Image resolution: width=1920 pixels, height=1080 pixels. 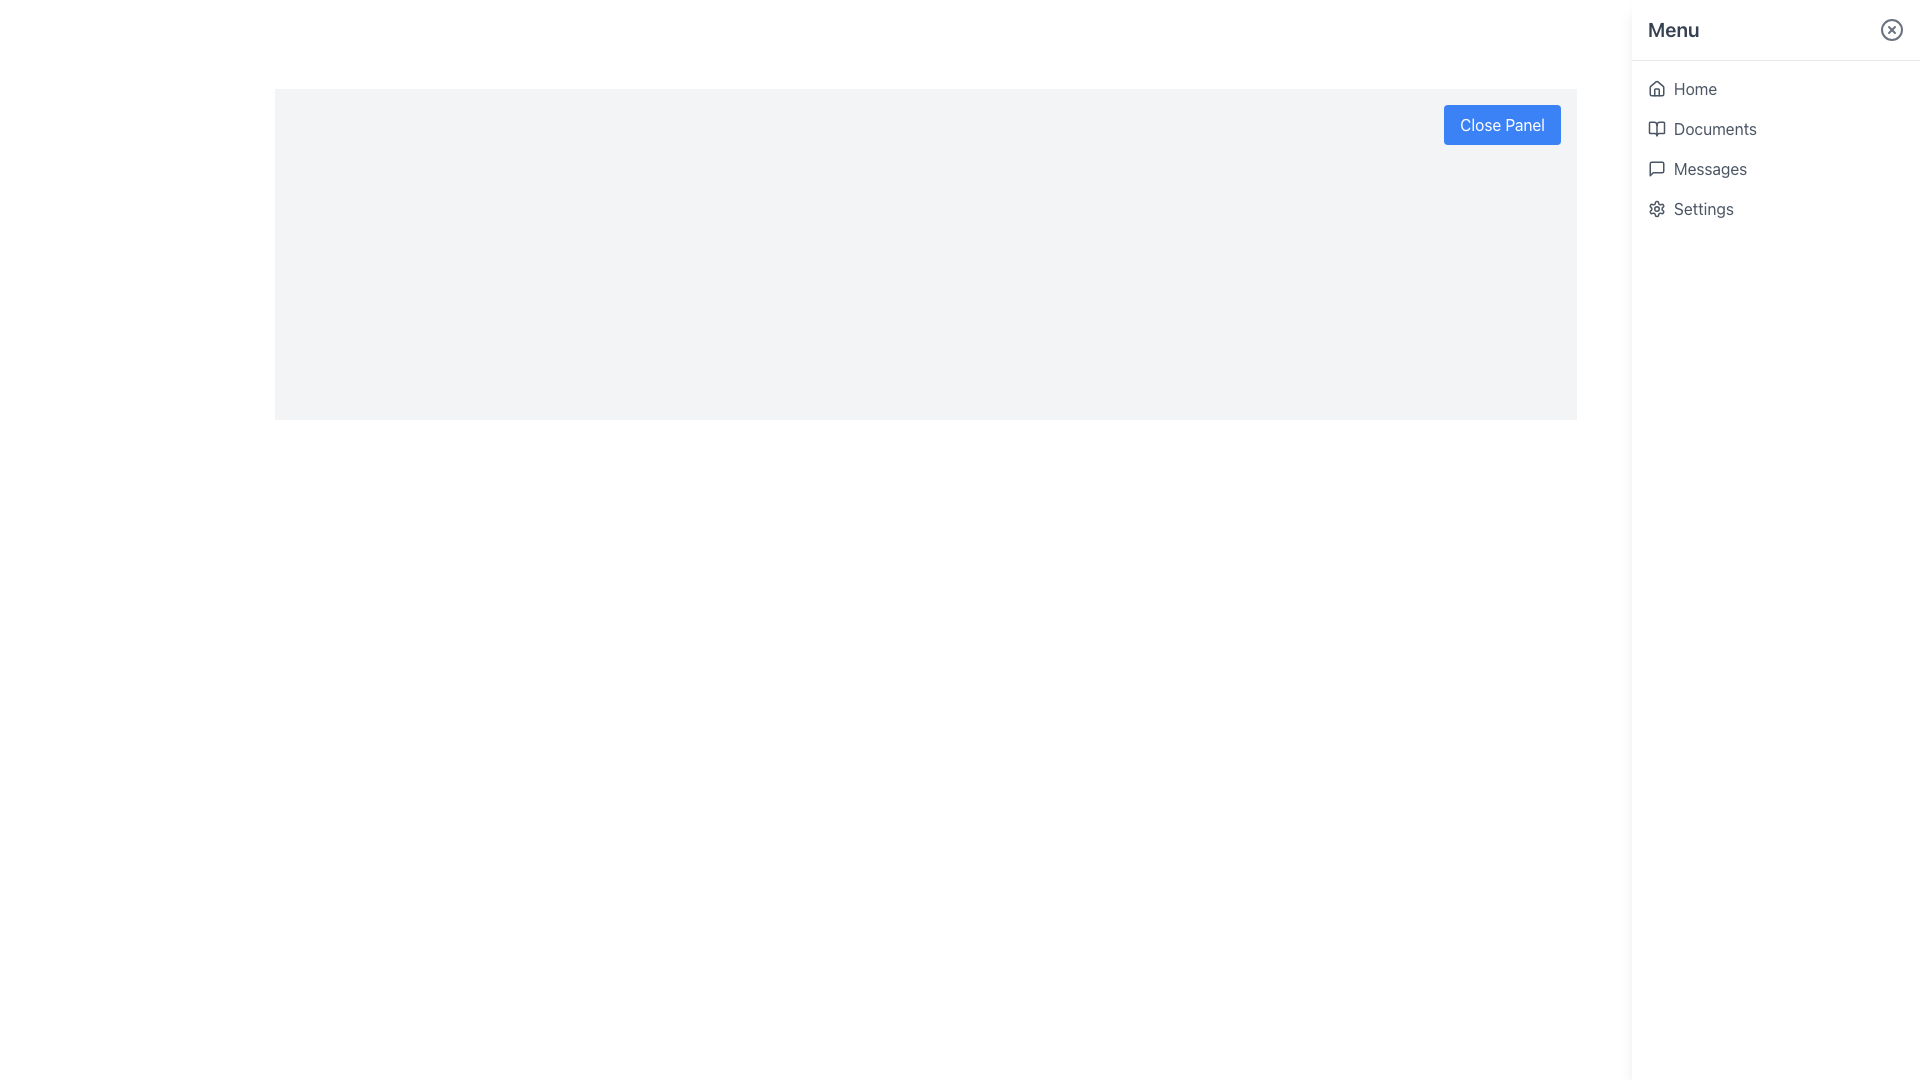 What do you see at coordinates (1776, 208) in the screenshot?
I see `the 'Settings' button in the horizontal menu, which is the fourth item in the list` at bounding box center [1776, 208].